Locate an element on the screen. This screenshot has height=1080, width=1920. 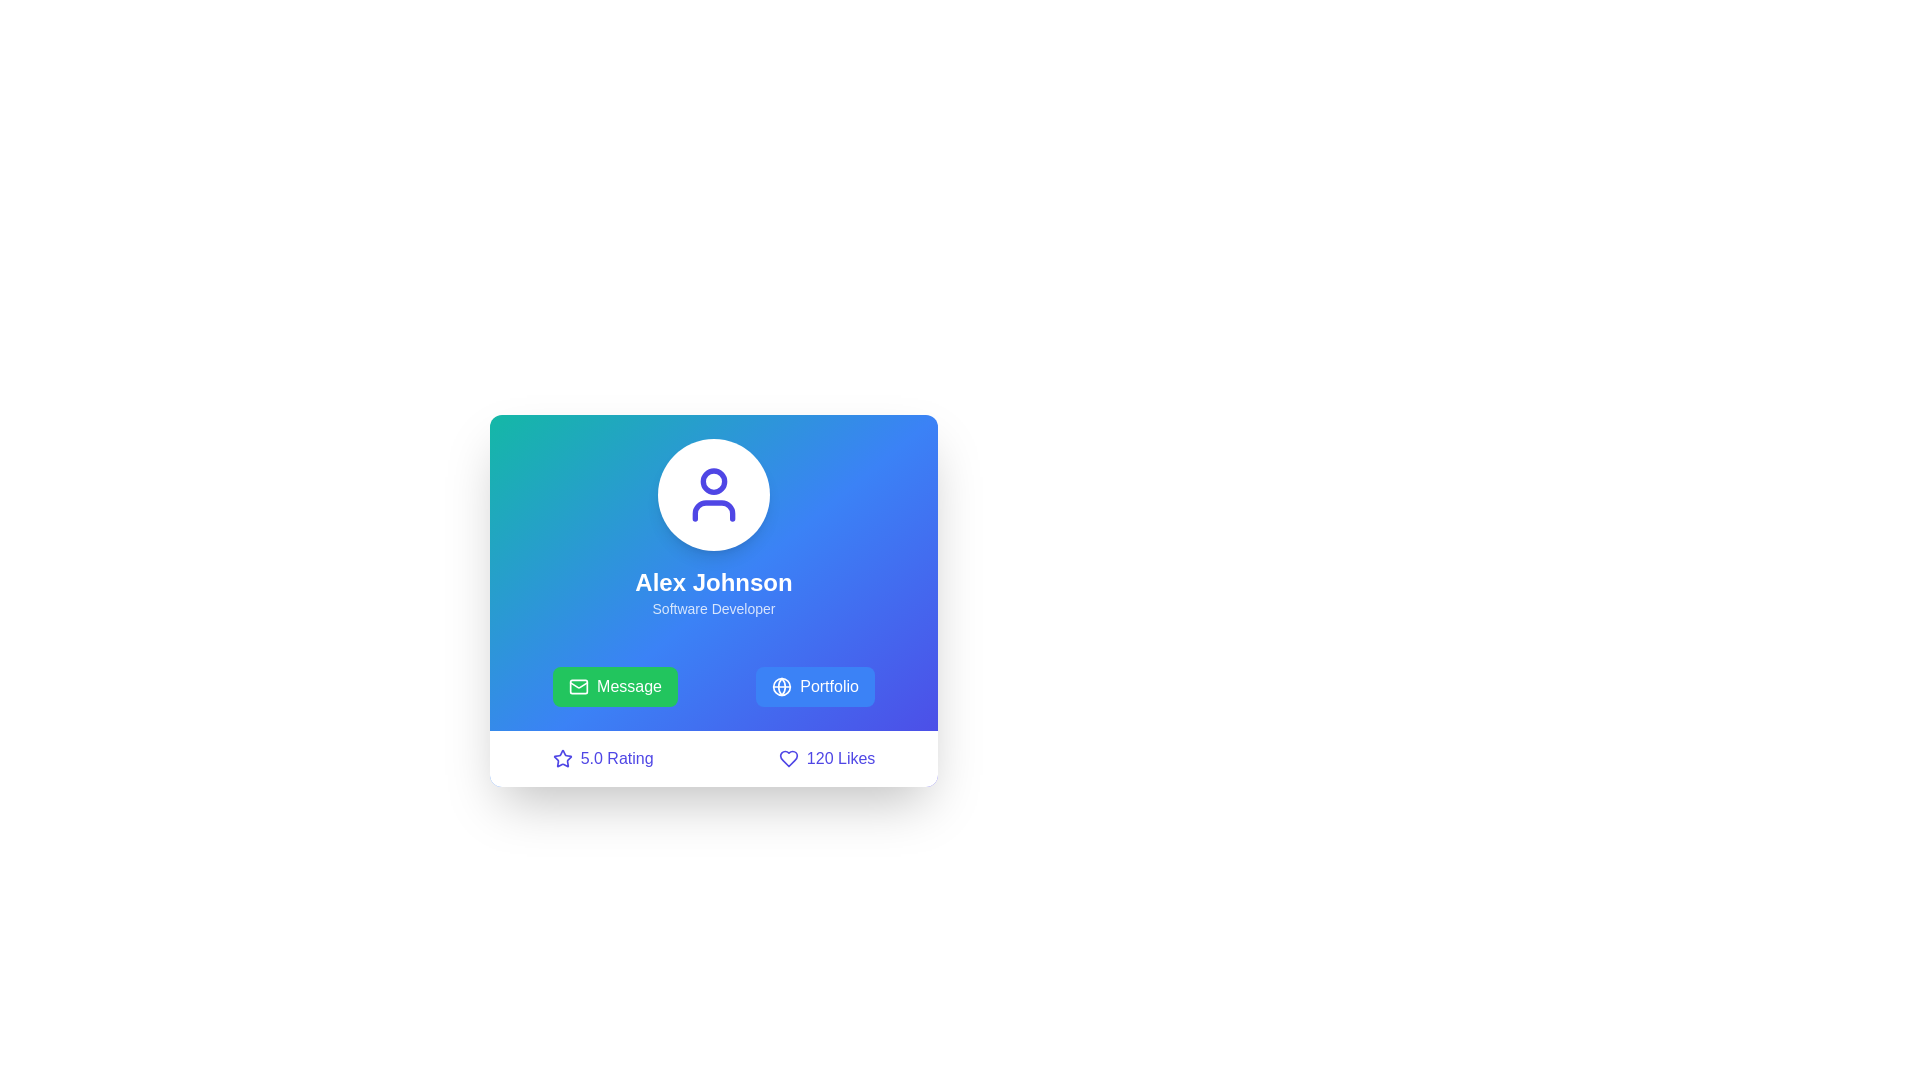
the '120 Likes' text and heart icon element, which is styled in indigo and located in the bottom right portion of the card layout, adjacent to the '5.0 Rating' element is located at coordinates (827, 759).